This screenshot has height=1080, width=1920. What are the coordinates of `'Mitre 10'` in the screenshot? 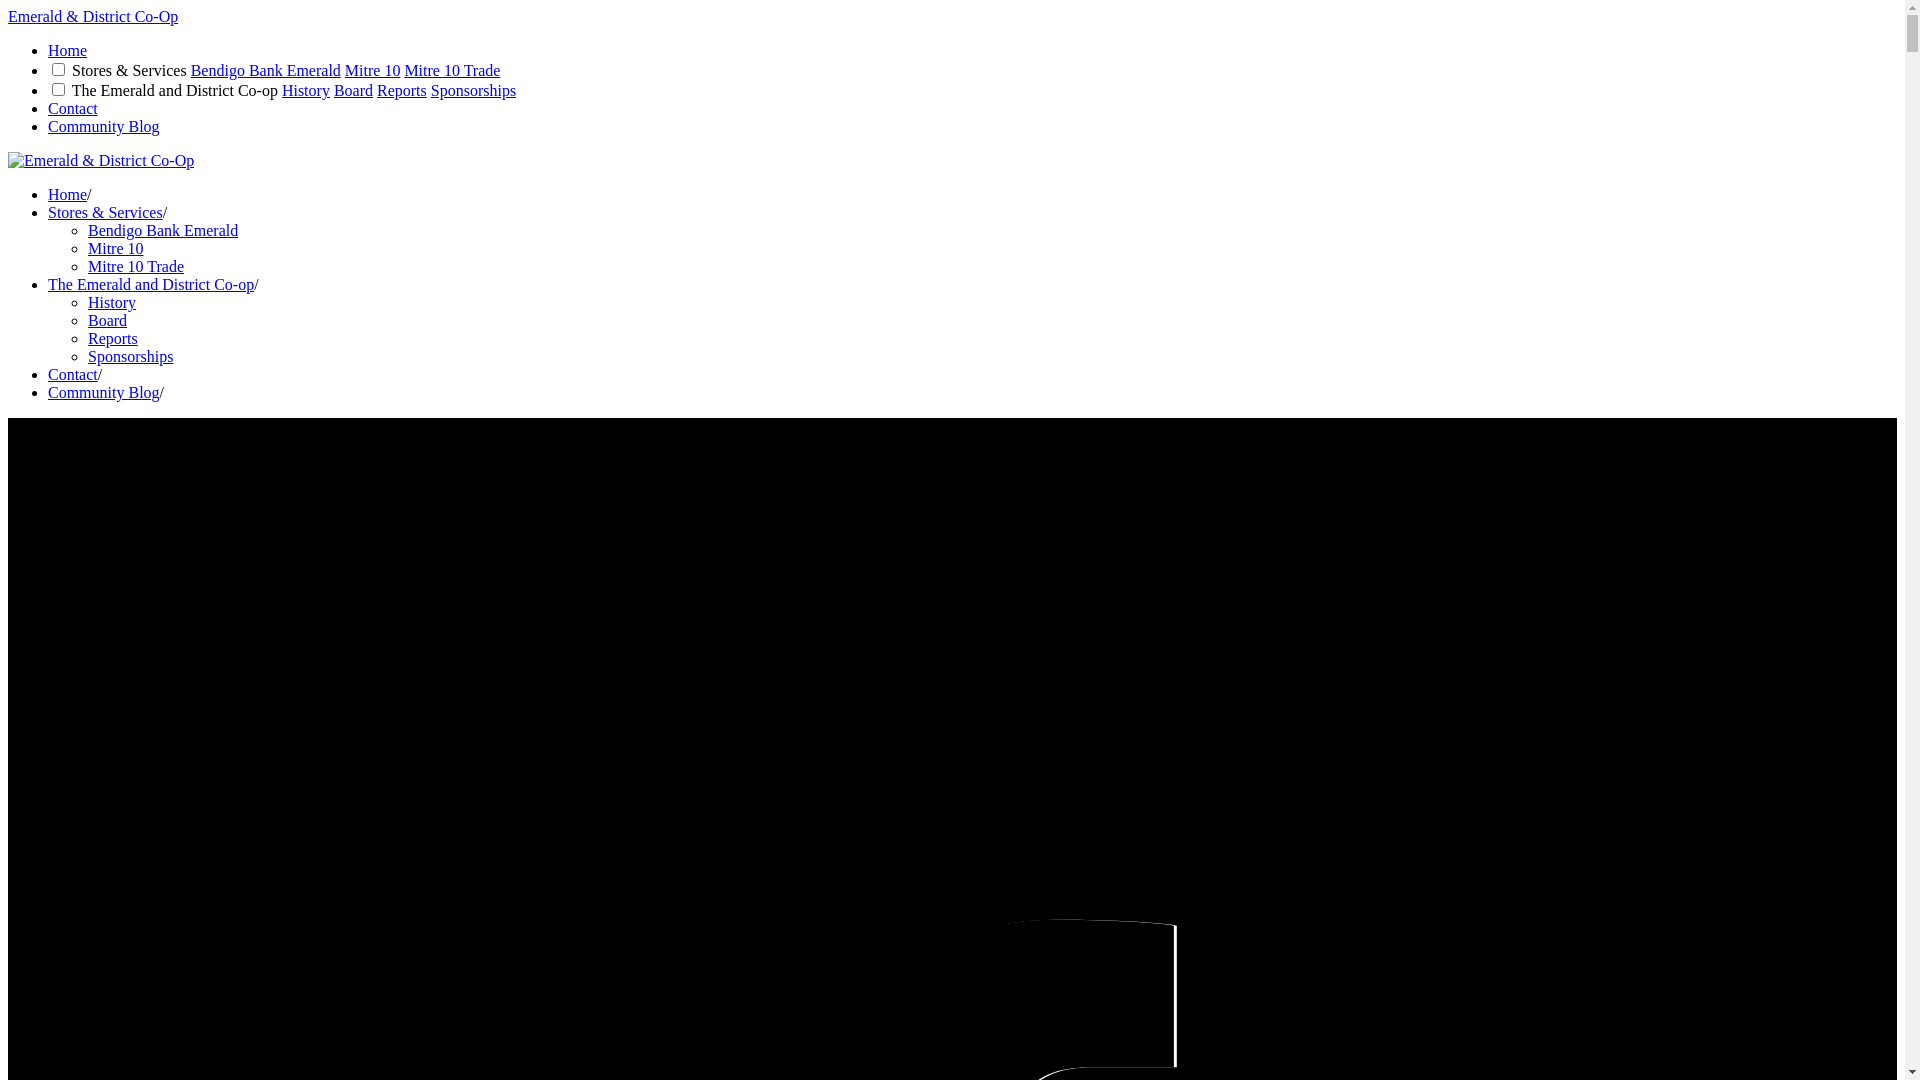 It's located at (114, 247).